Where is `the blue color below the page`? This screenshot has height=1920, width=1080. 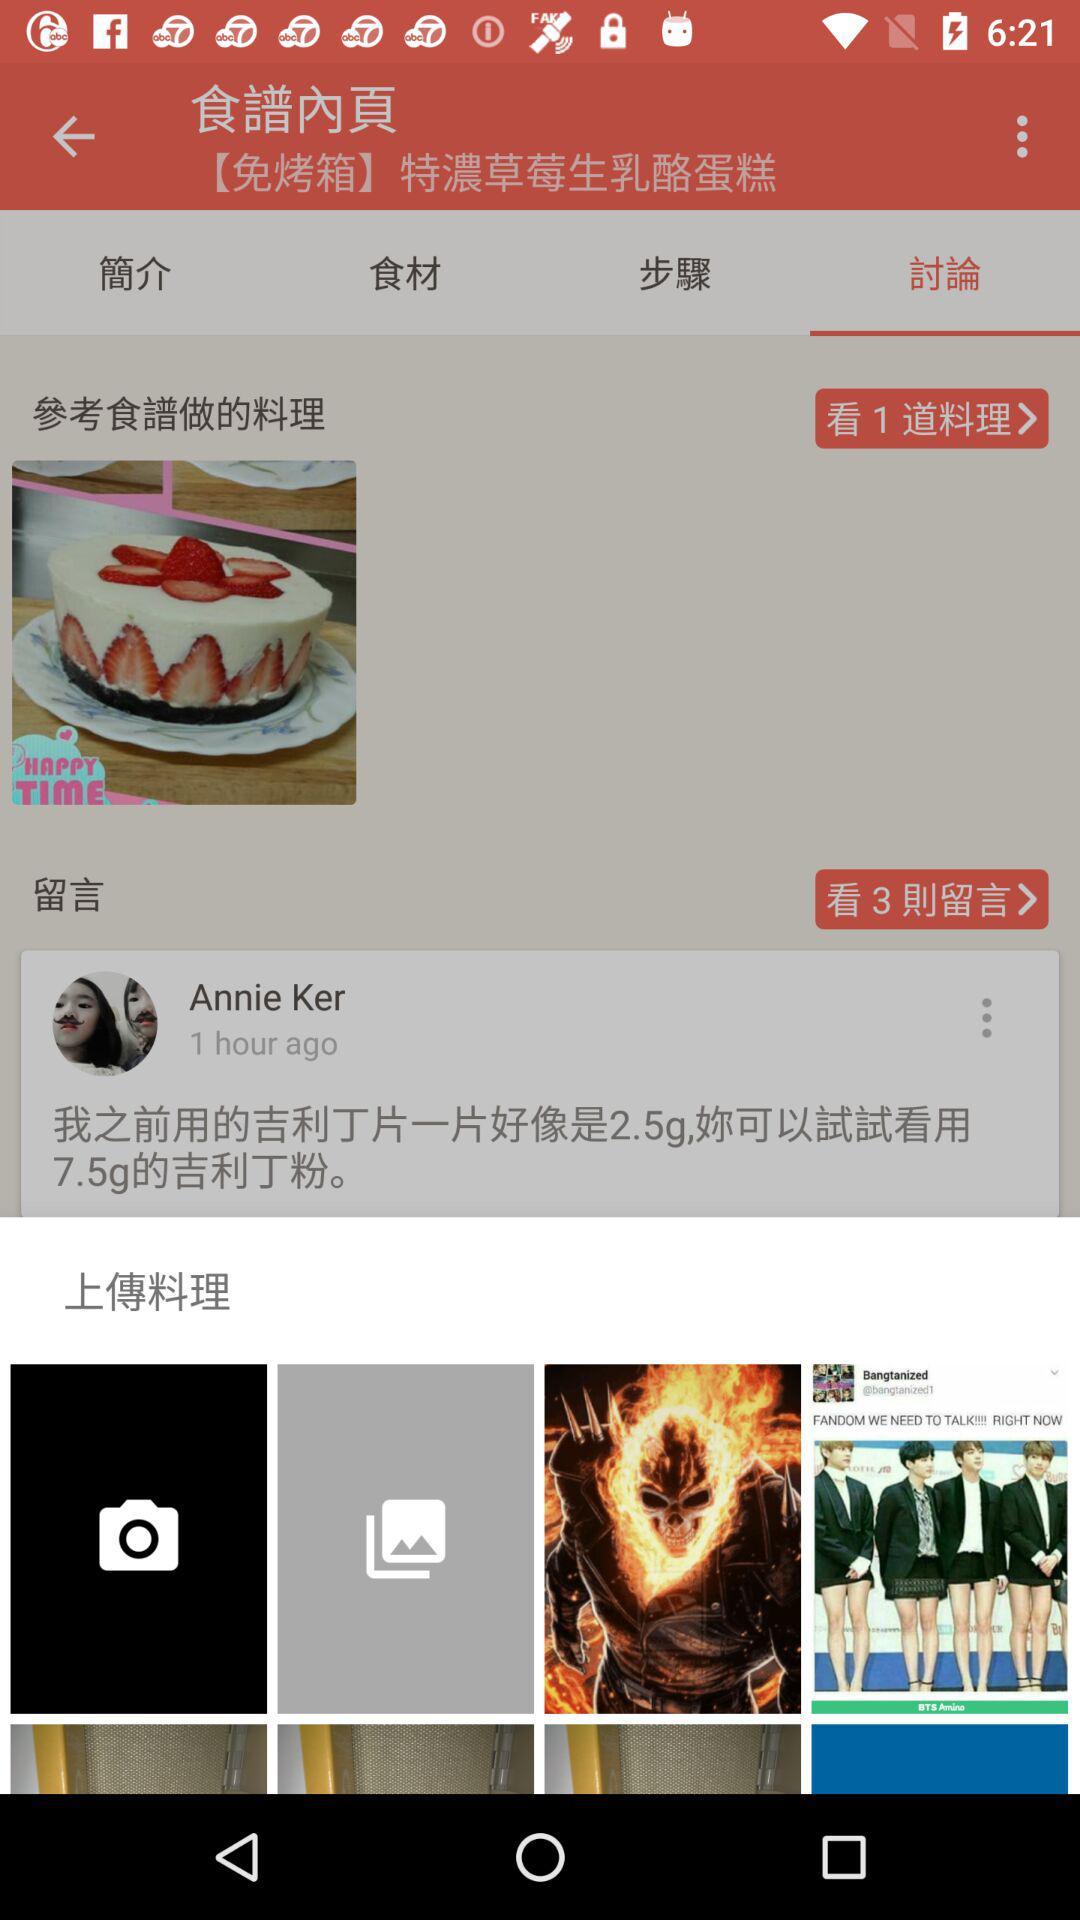 the blue color below the page is located at coordinates (940, 1757).